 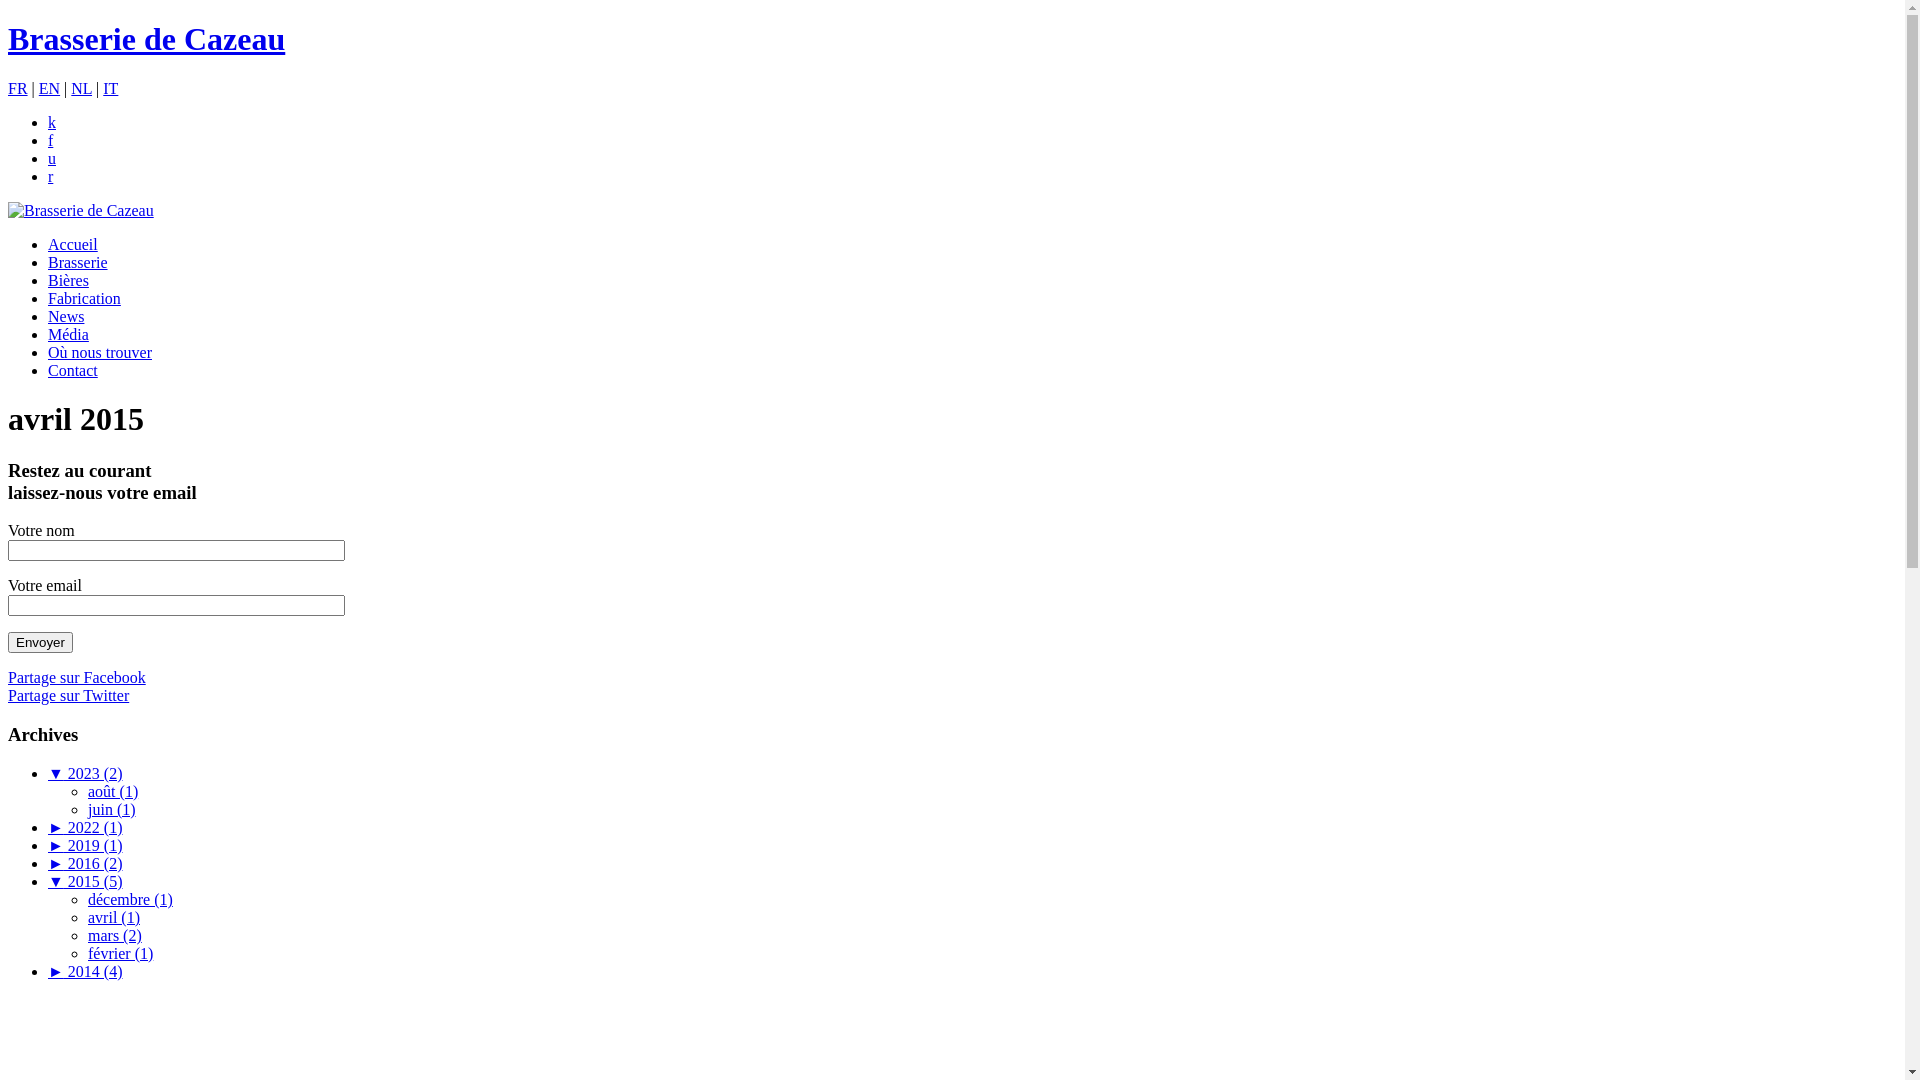 What do you see at coordinates (83, 298) in the screenshot?
I see `'Fabrication'` at bounding box center [83, 298].